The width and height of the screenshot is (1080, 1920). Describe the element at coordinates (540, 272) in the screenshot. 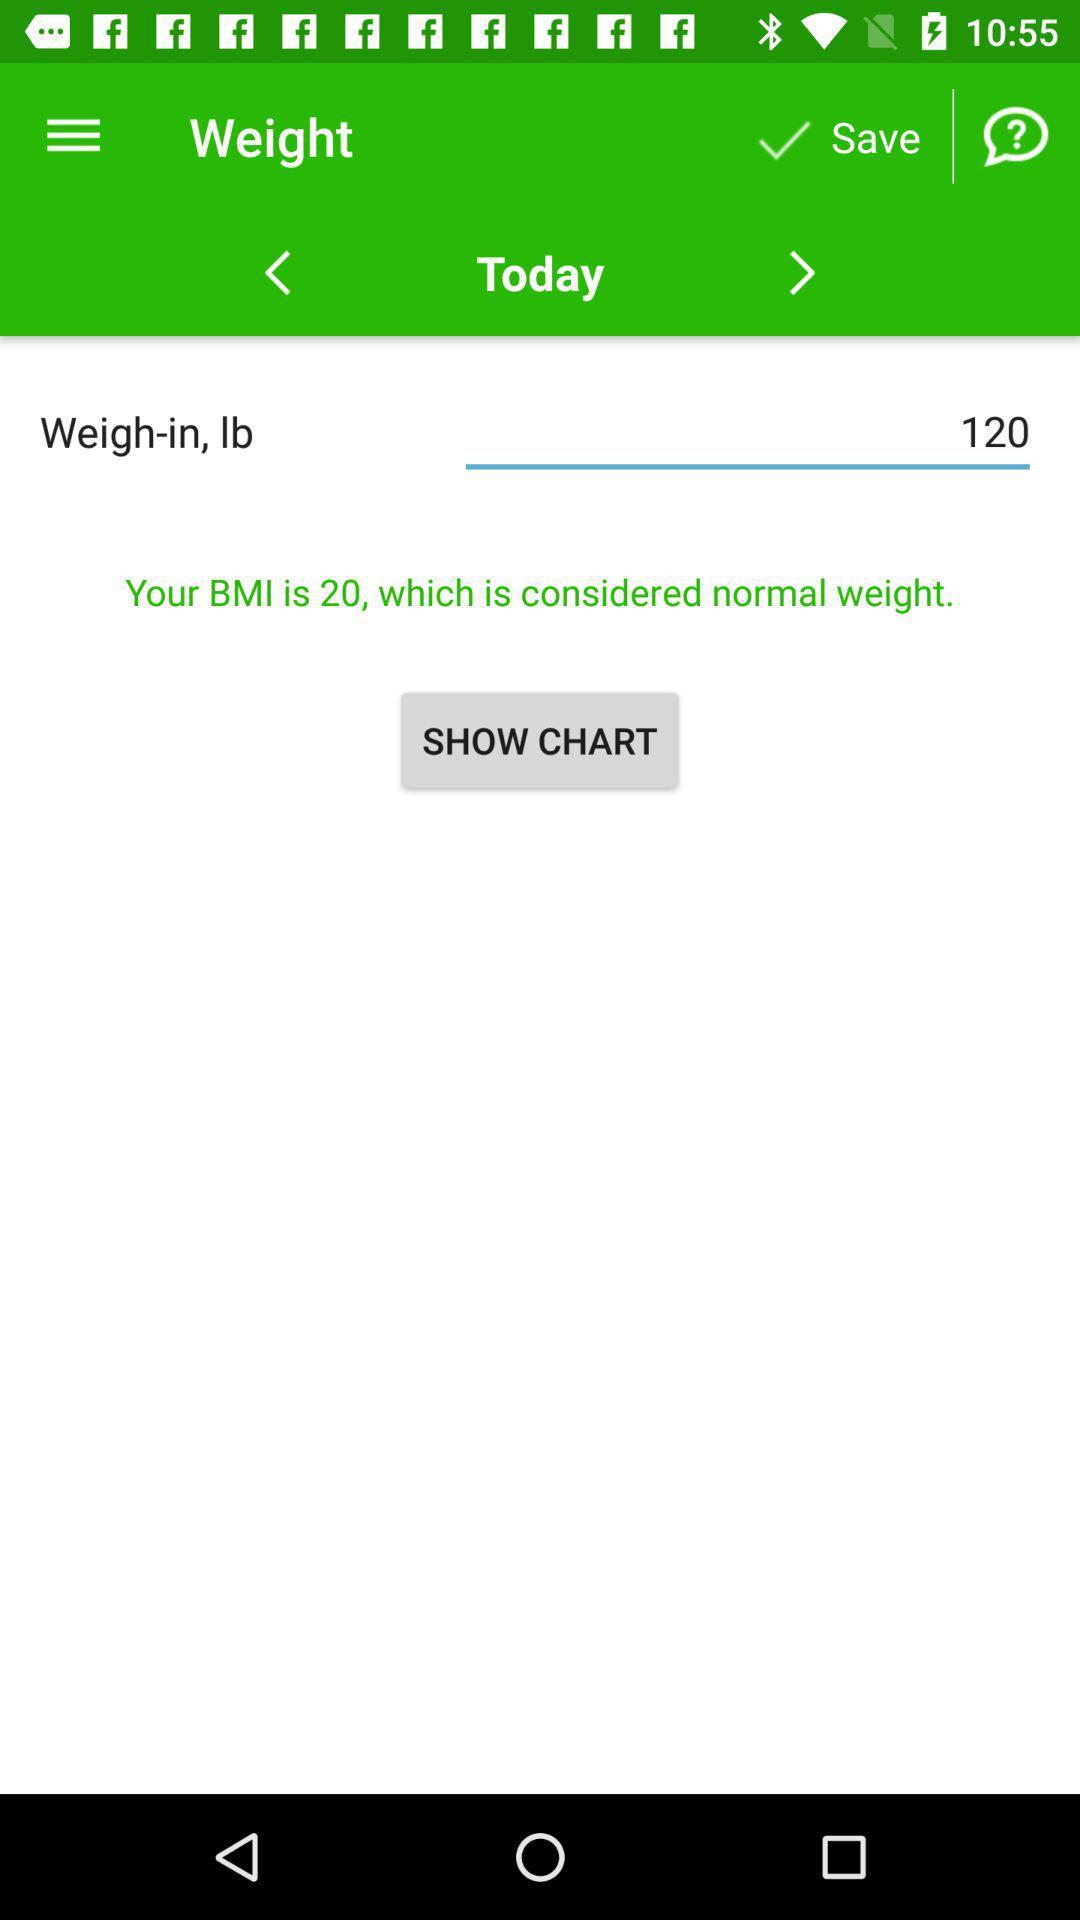

I see `today` at that location.